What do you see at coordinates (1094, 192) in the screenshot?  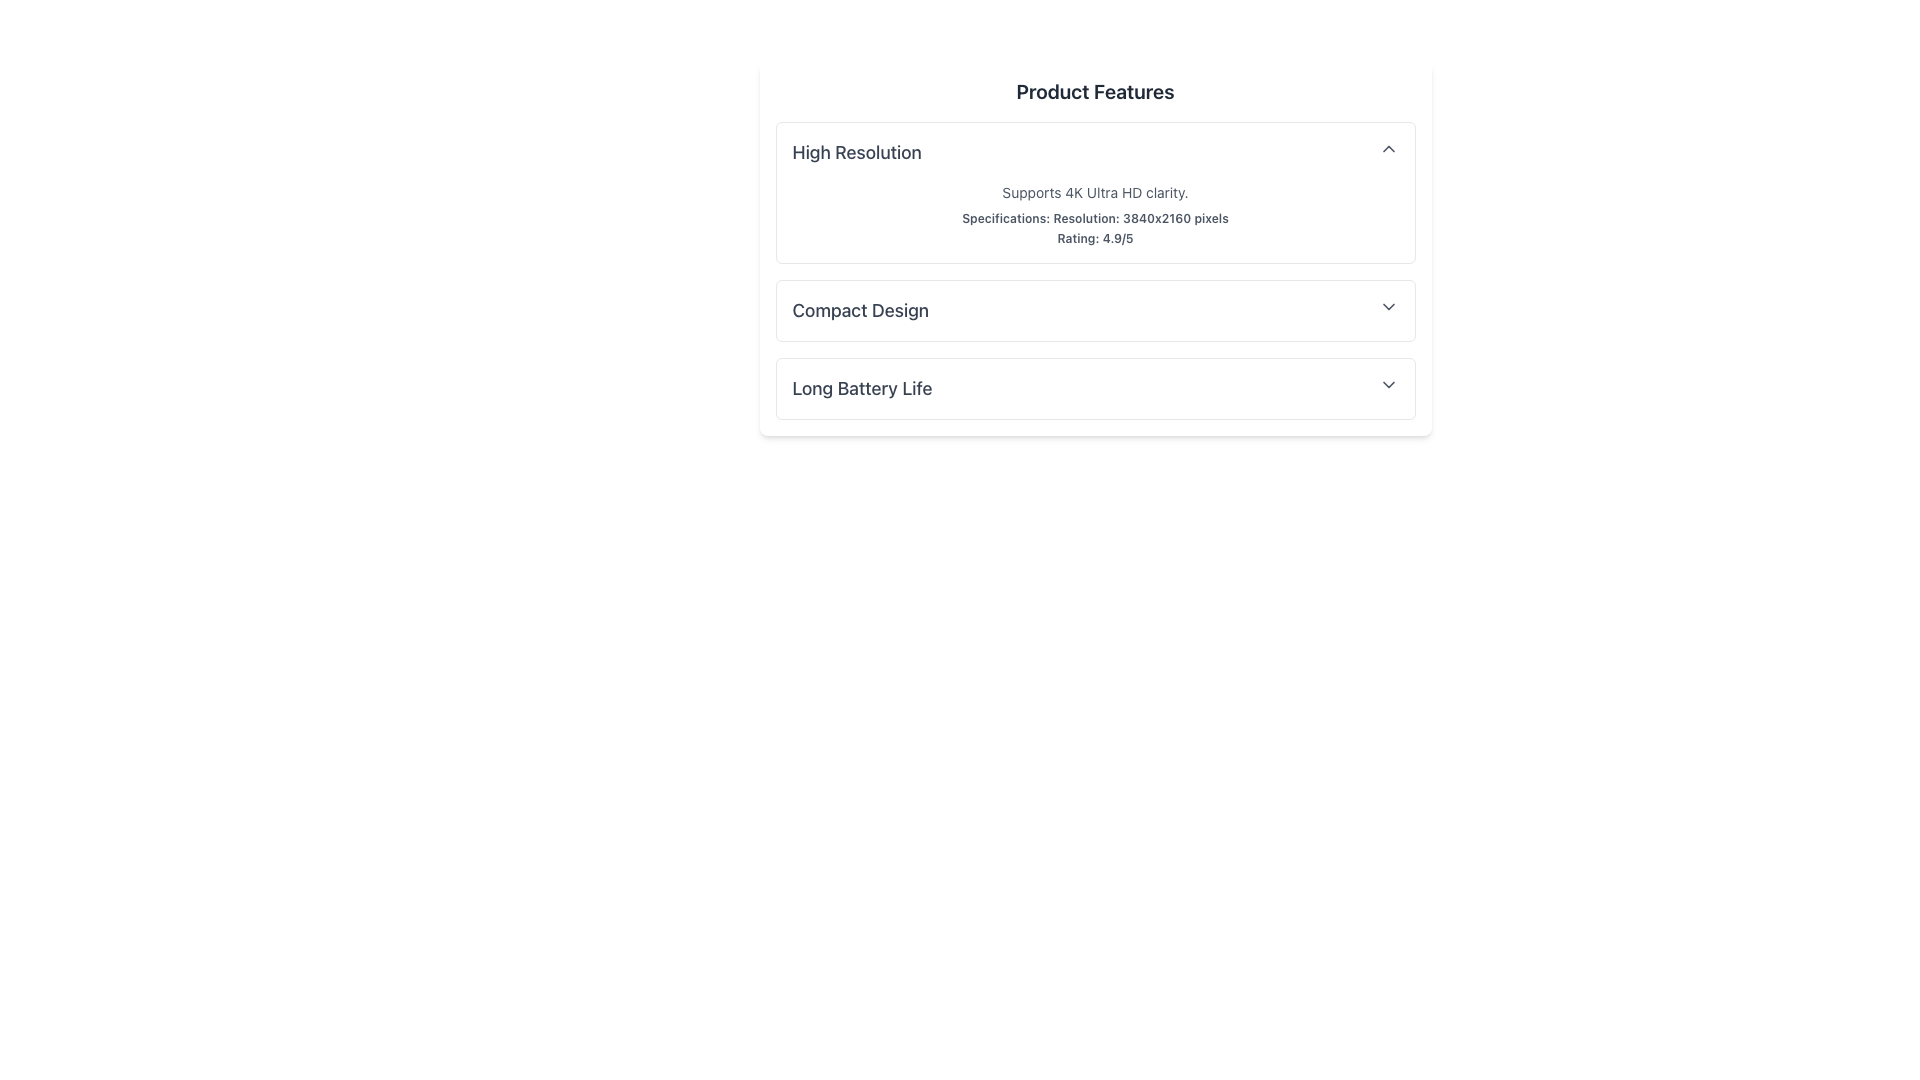 I see `the first collapsible section under the 'Product Features' header that provides information about the 'High Resolution' feature for potential highlights` at bounding box center [1094, 192].